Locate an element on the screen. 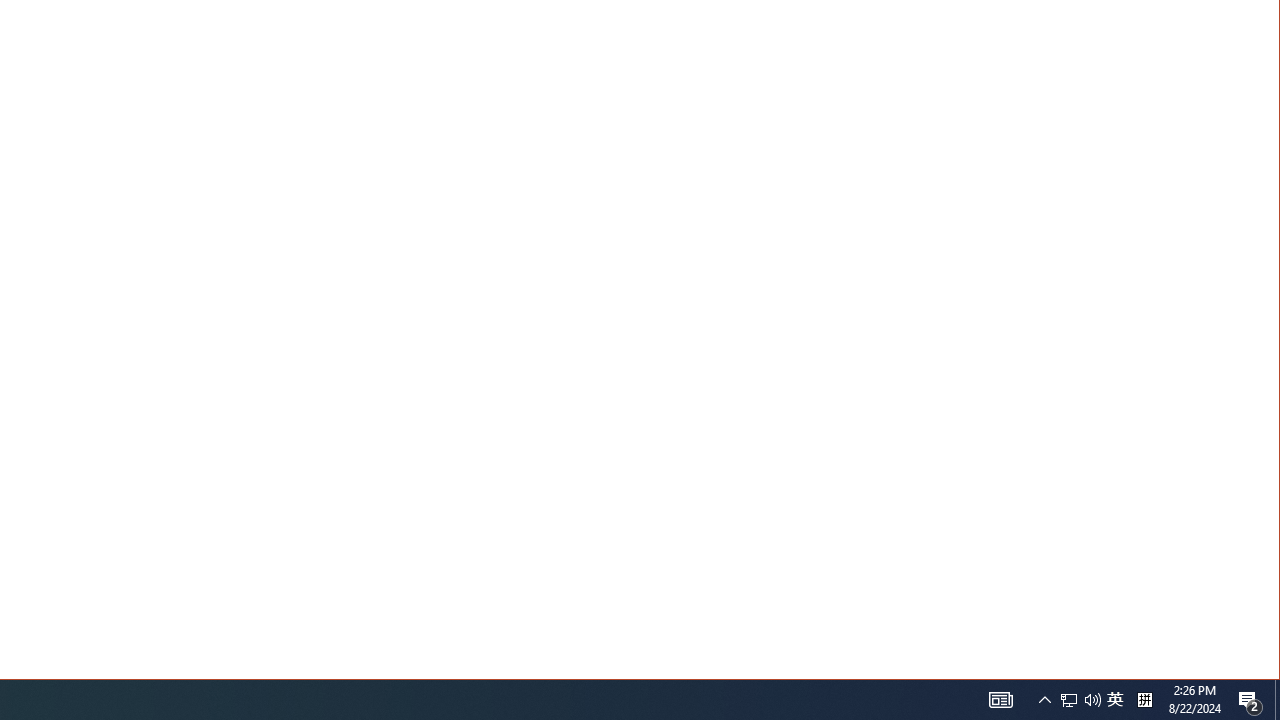 The image size is (1280, 720). 'AutomationID: 4105' is located at coordinates (1000, 698).